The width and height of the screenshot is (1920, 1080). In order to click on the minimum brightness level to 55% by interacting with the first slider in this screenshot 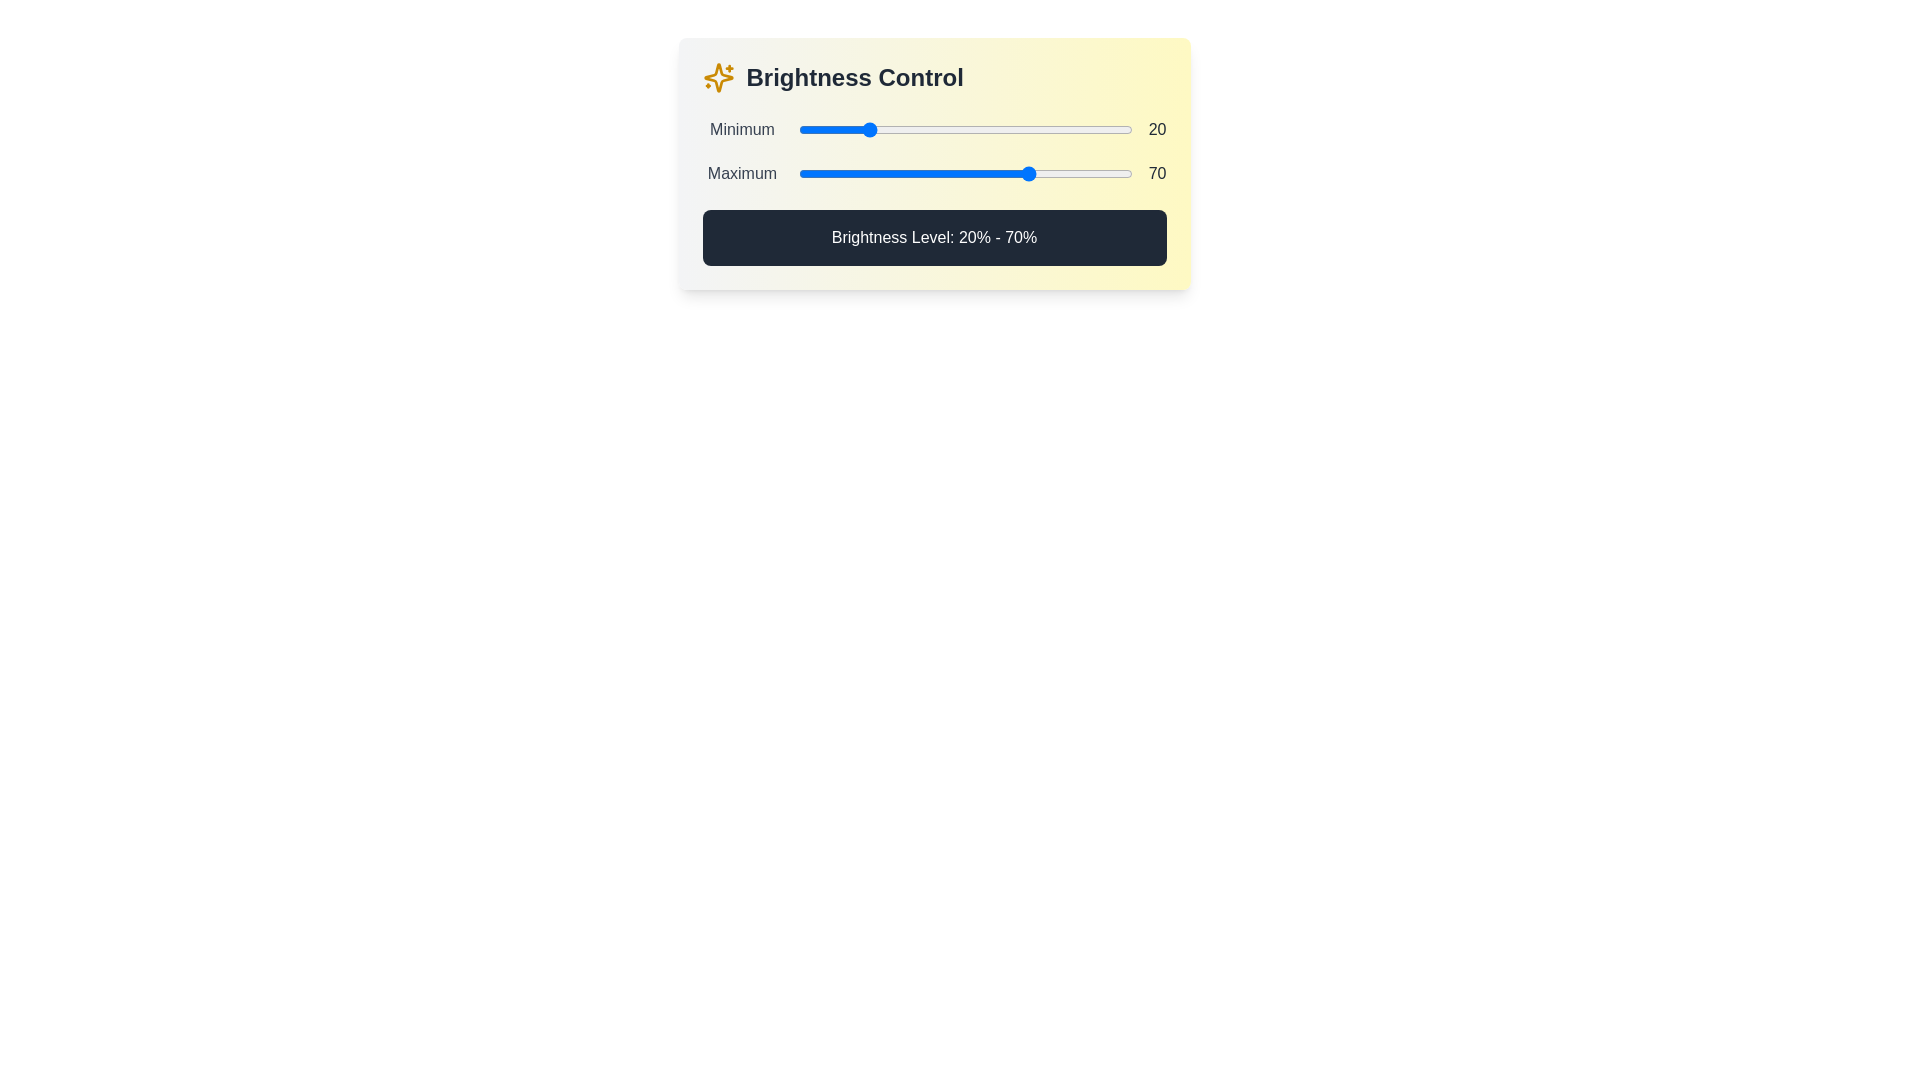, I will do `click(982, 130)`.